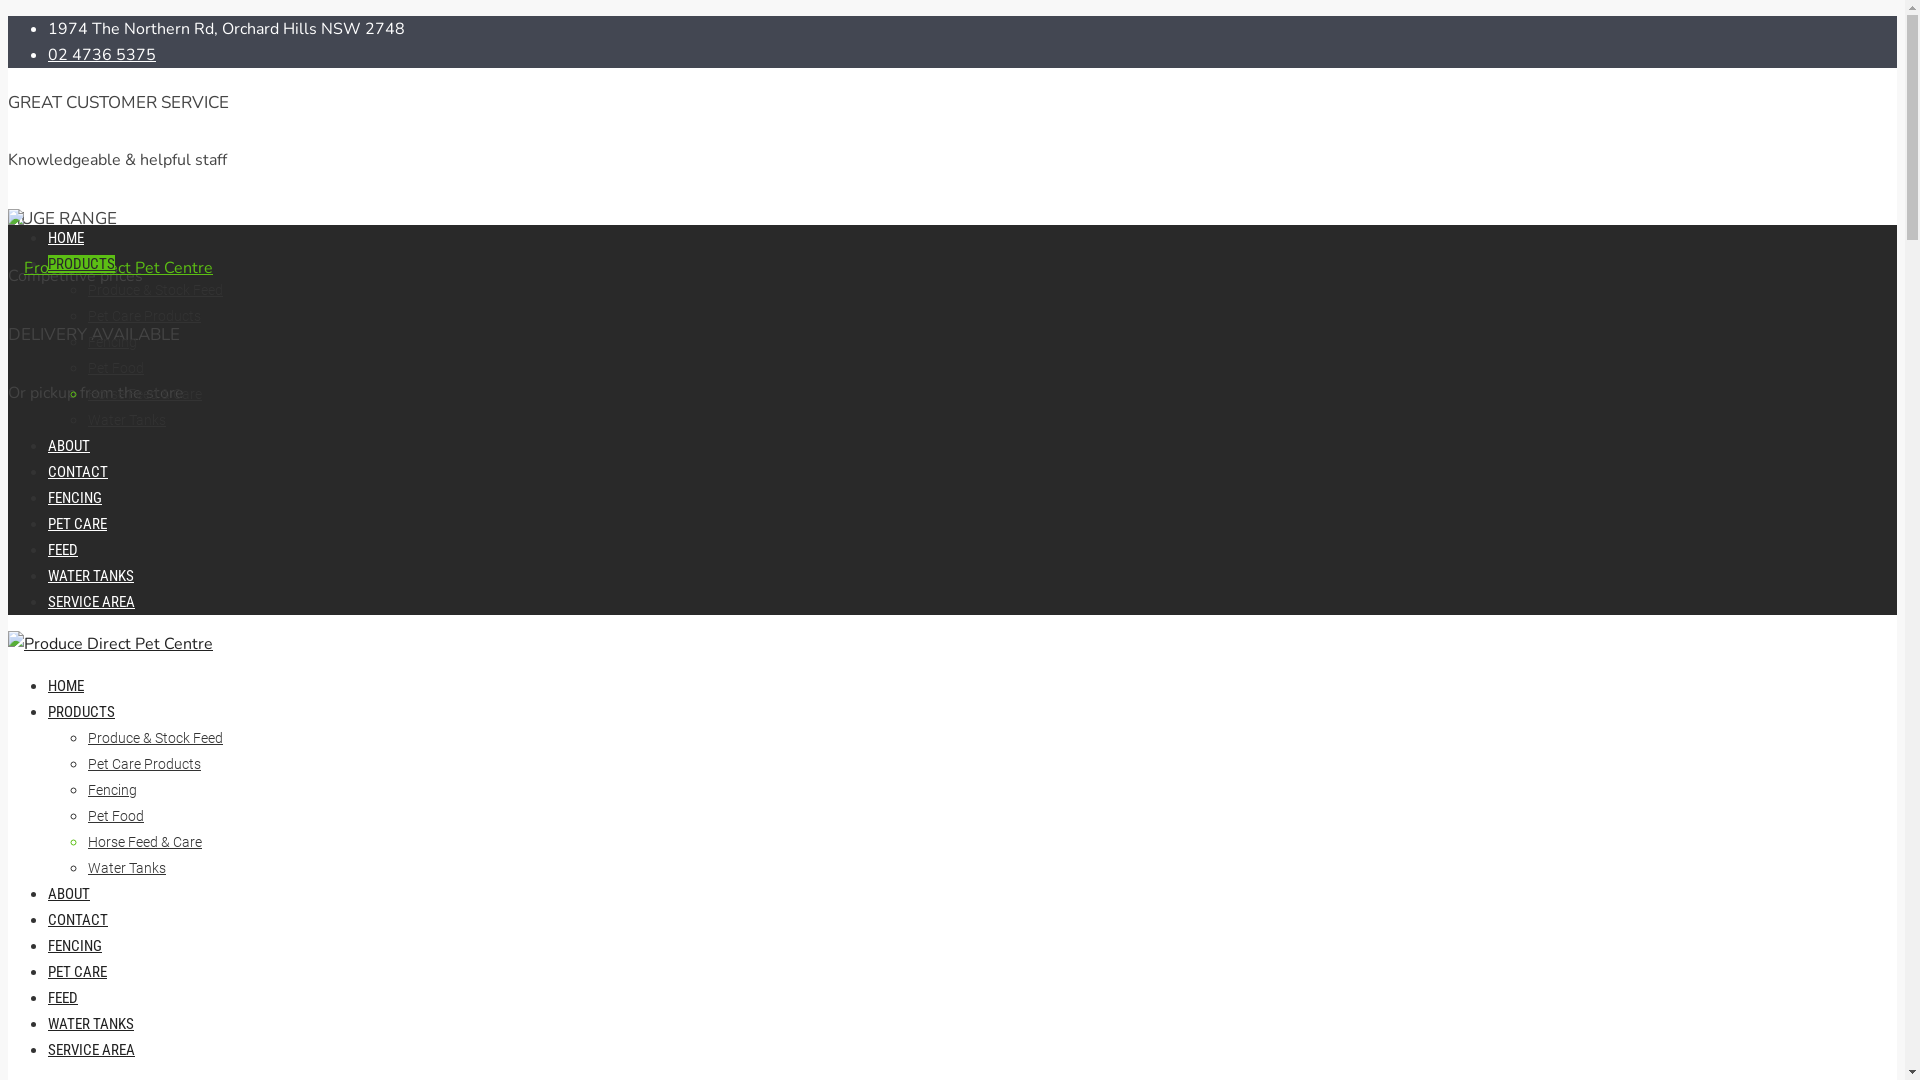 This screenshot has width=1920, height=1080. I want to click on 'FEED', so click(62, 998).